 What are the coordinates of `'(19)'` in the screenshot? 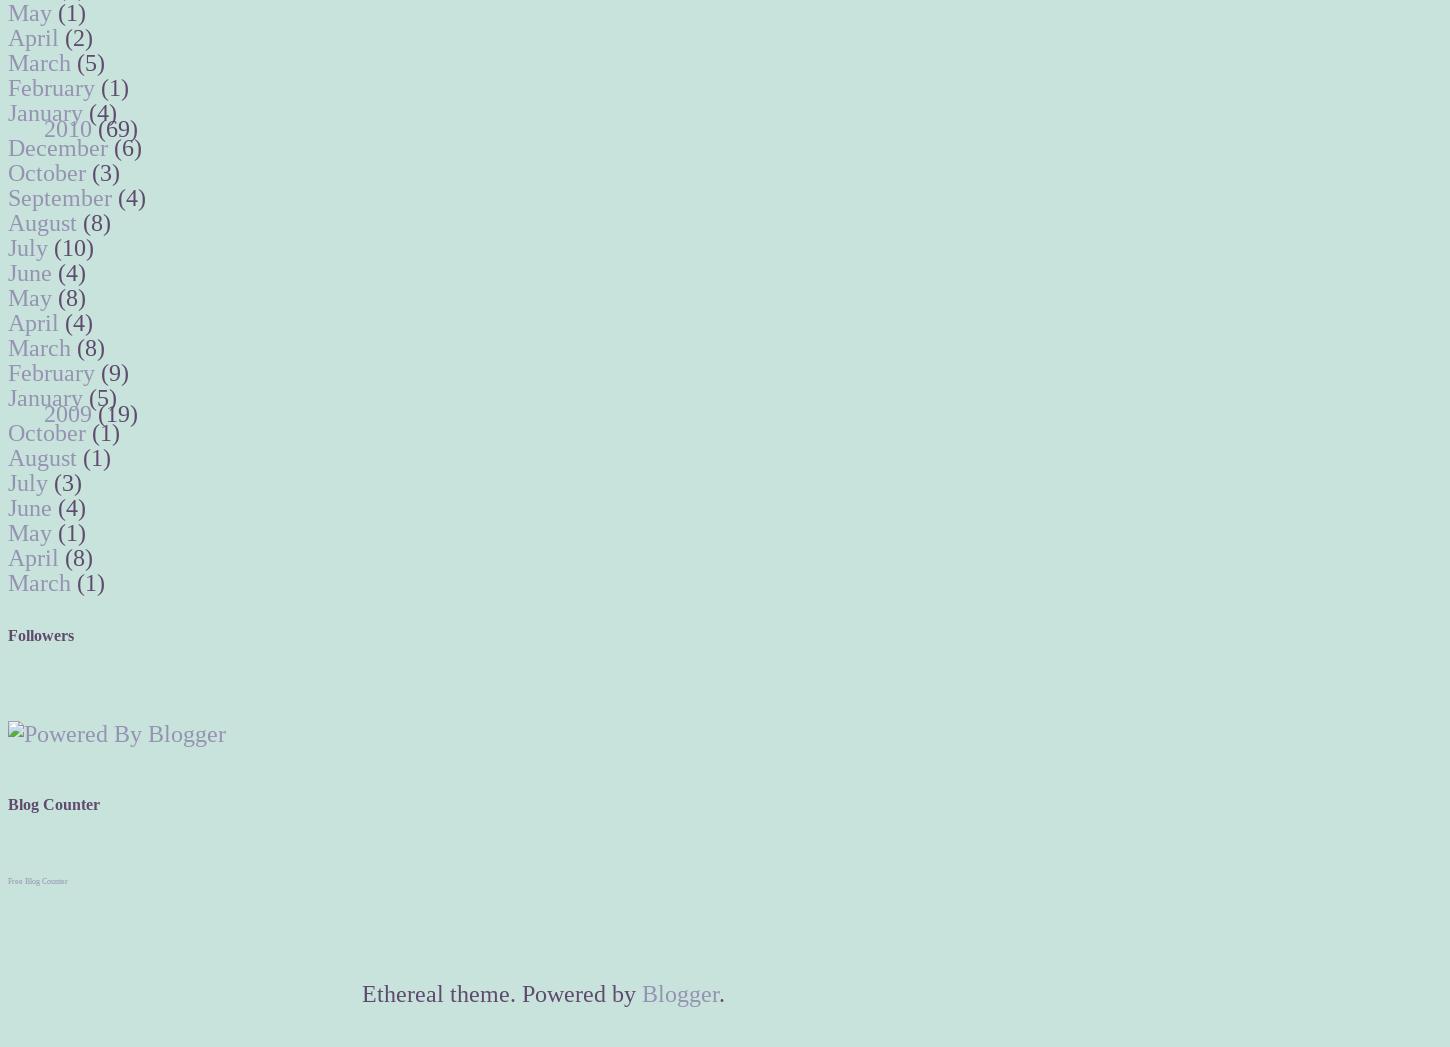 It's located at (117, 413).